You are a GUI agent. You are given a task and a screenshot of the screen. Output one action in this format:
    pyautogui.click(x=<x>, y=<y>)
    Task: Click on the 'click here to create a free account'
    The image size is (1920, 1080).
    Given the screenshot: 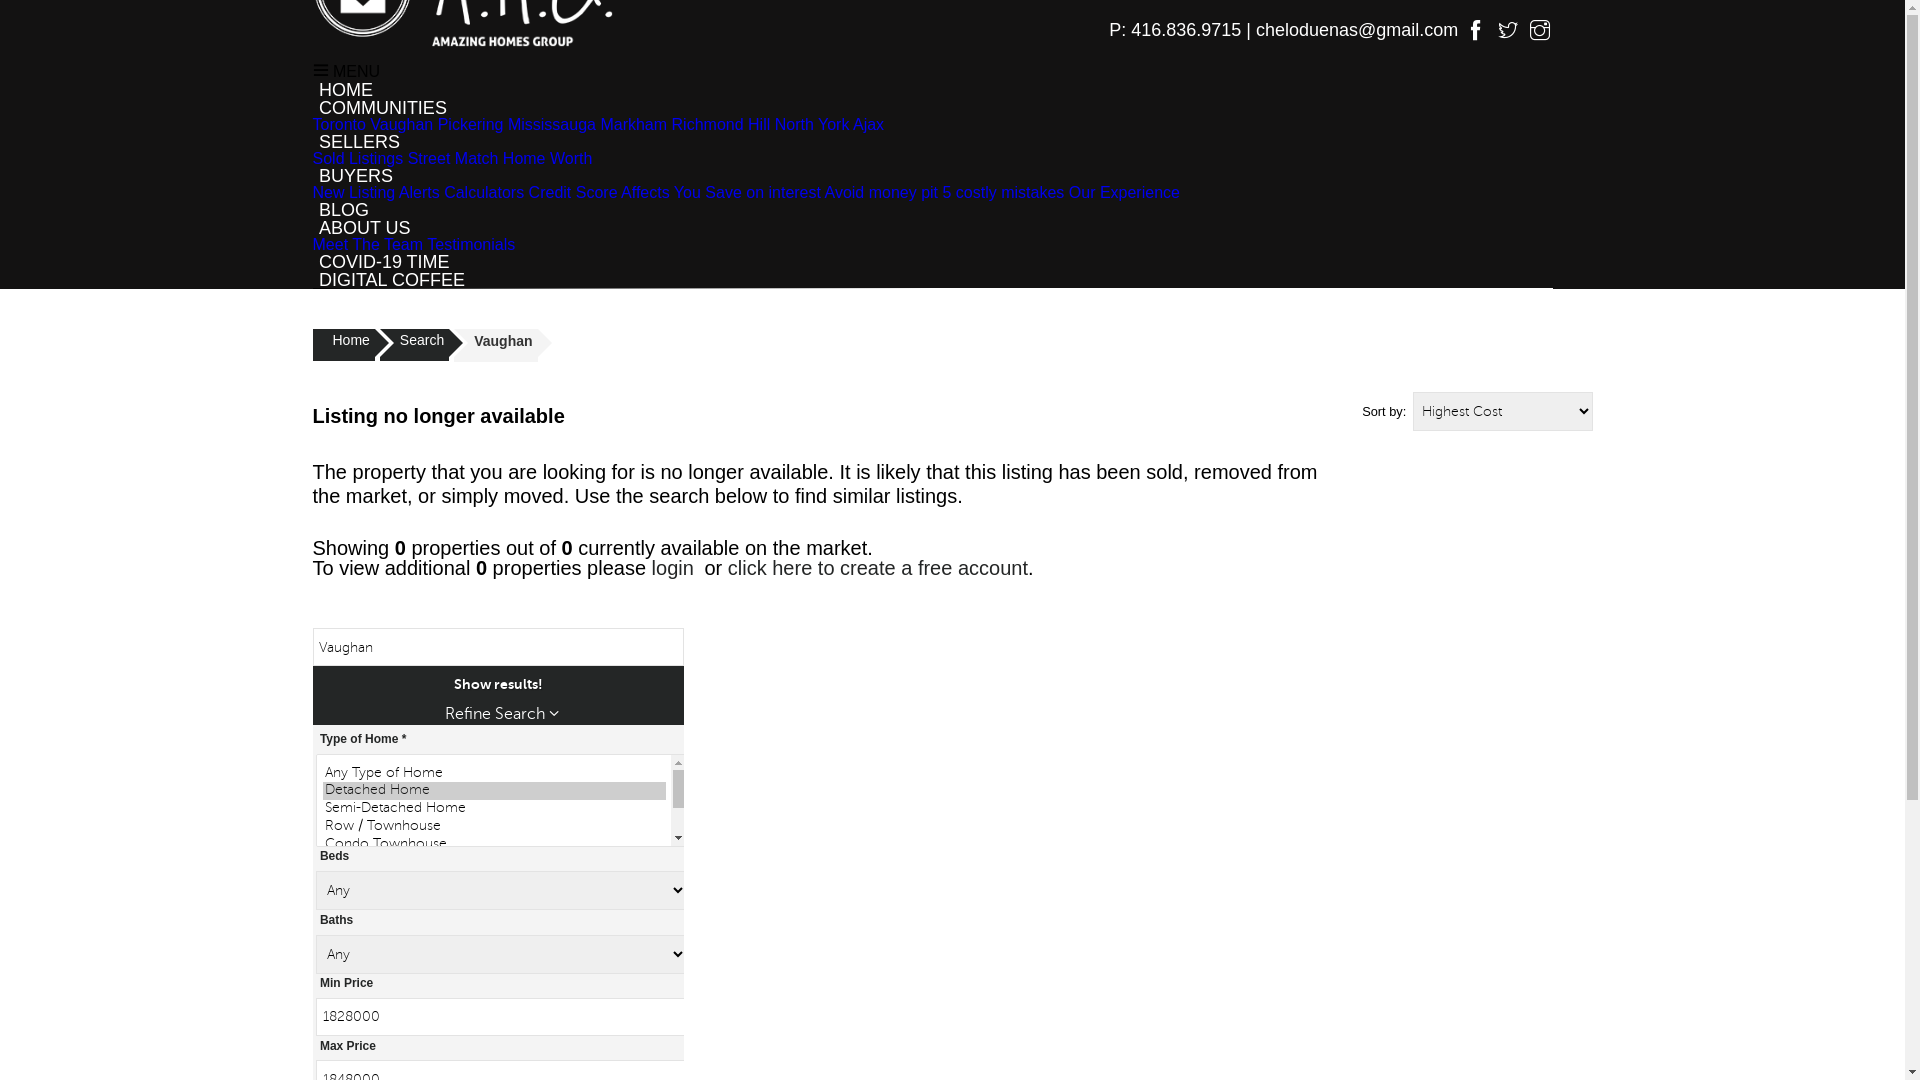 What is the action you would take?
    pyautogui.click(x=878, y=567)
    